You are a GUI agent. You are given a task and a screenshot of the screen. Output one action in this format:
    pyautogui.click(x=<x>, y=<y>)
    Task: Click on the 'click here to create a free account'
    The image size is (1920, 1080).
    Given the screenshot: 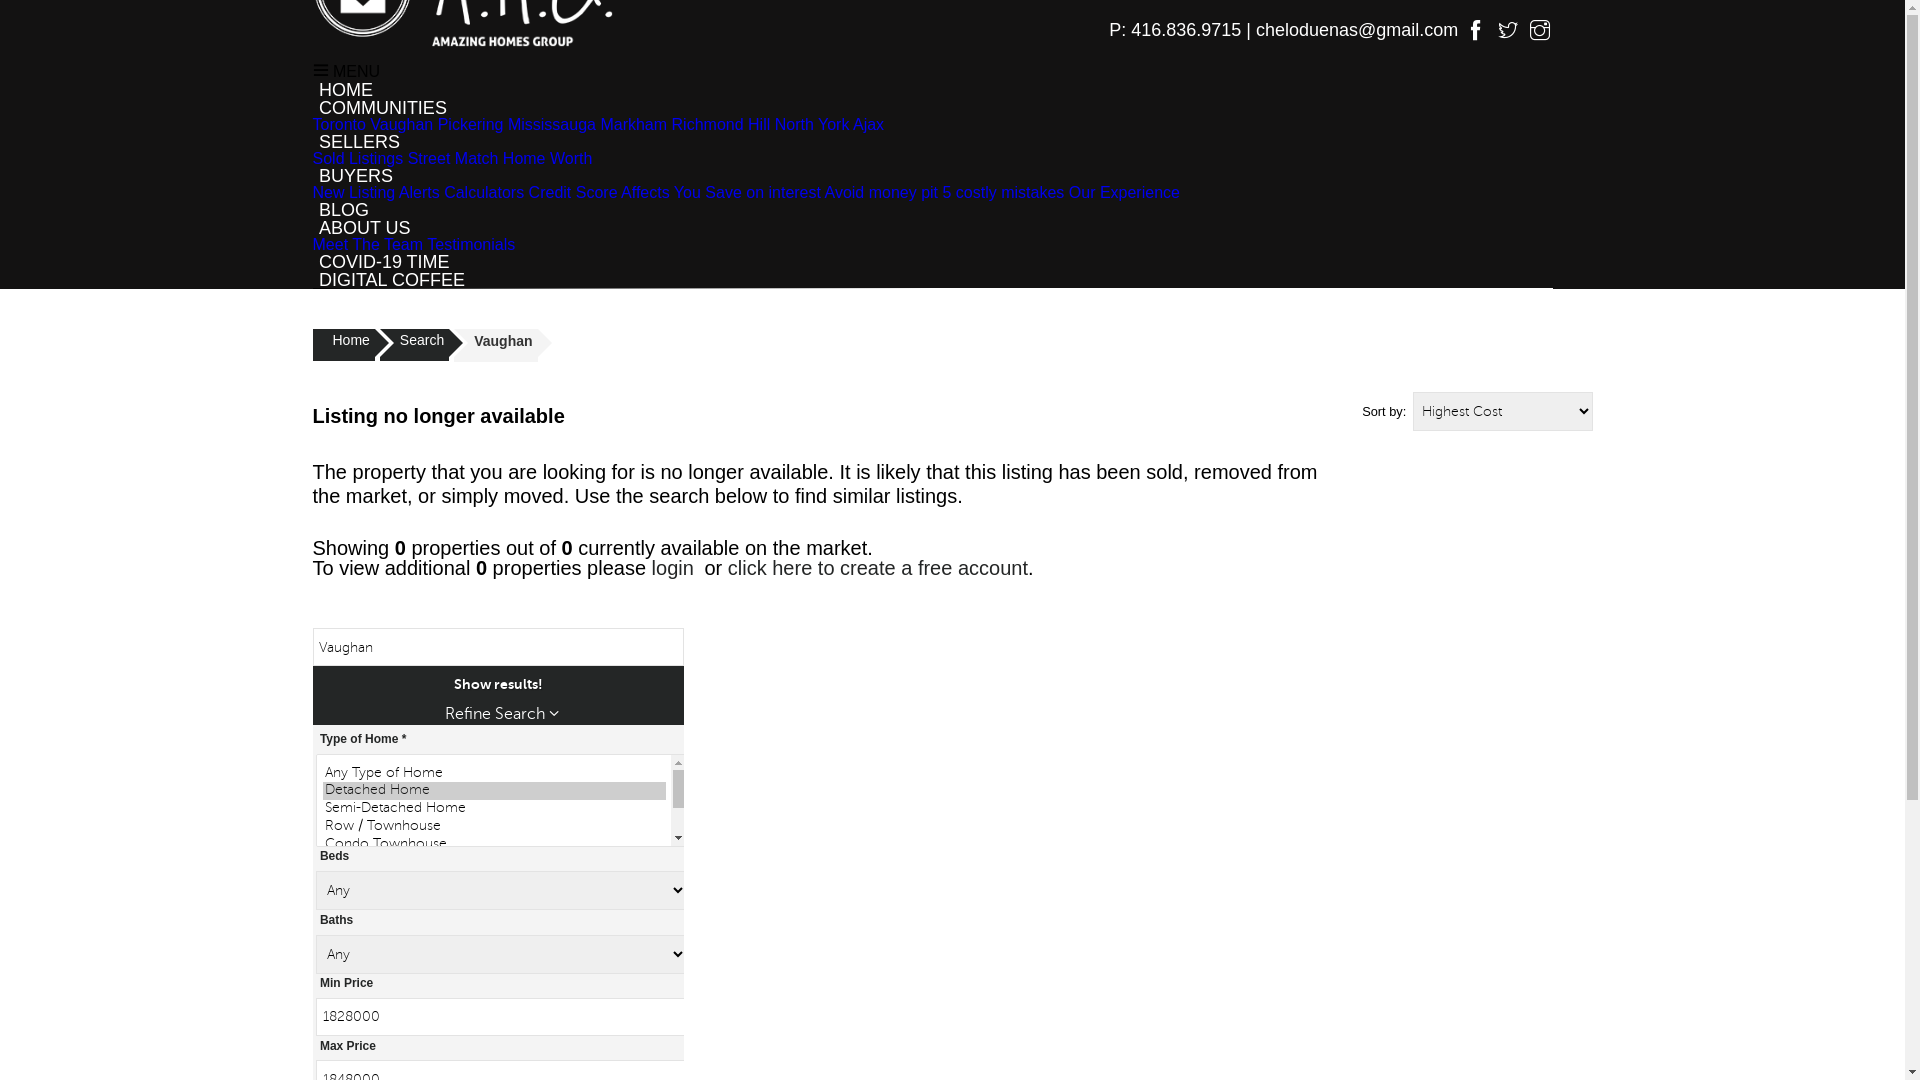 What is the action you would take?
    pyautogui.click(x=878, y=567)
    